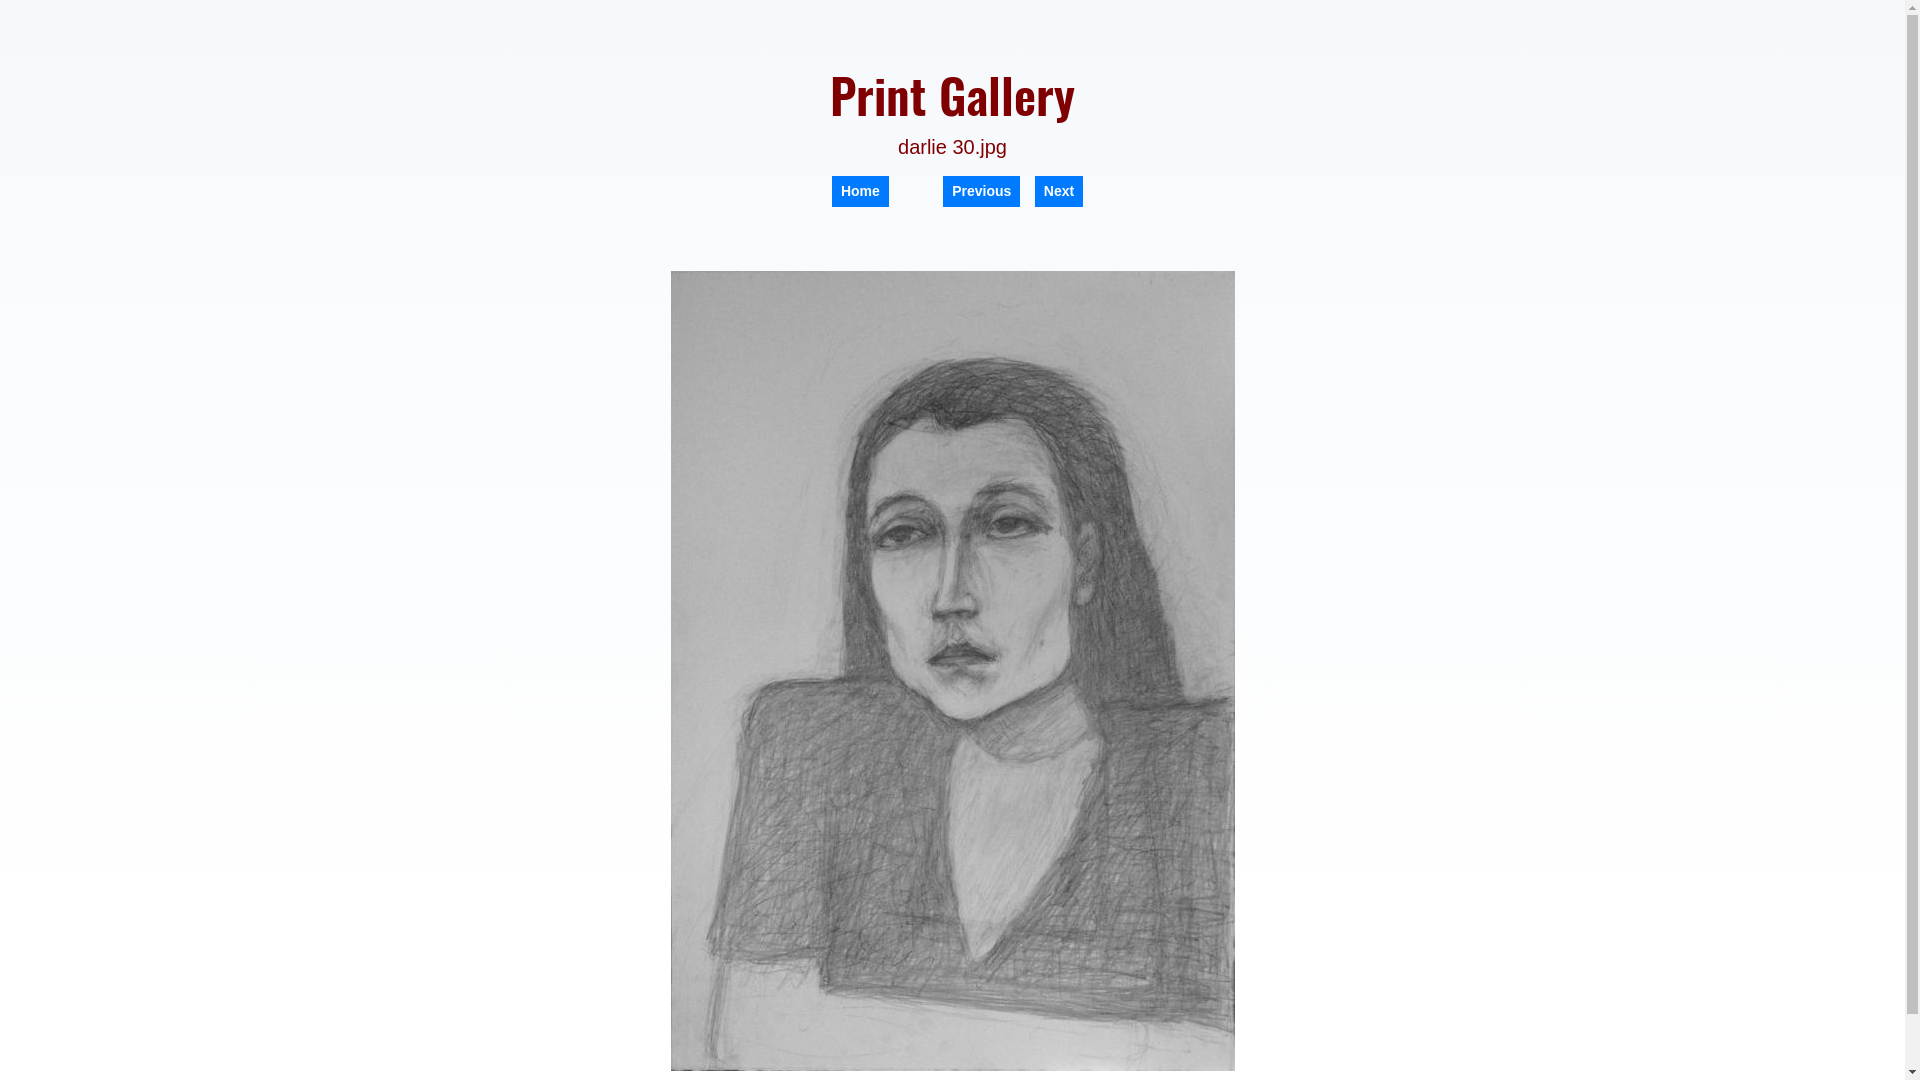  Describe the element at coordinates (981, 191) in the screenshot. I see `'Previous'` at that location.